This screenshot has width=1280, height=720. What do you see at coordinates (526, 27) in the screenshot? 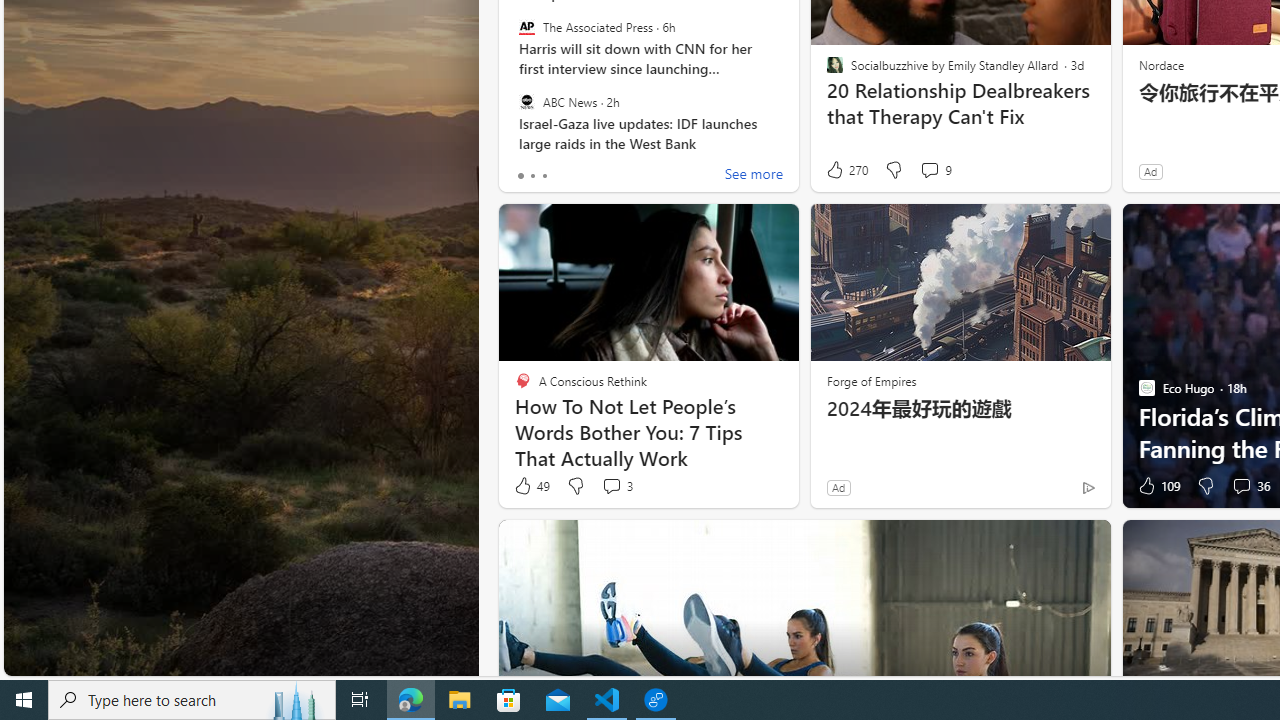
I see `'The Associated Press'` at bounding box center [526, 27].